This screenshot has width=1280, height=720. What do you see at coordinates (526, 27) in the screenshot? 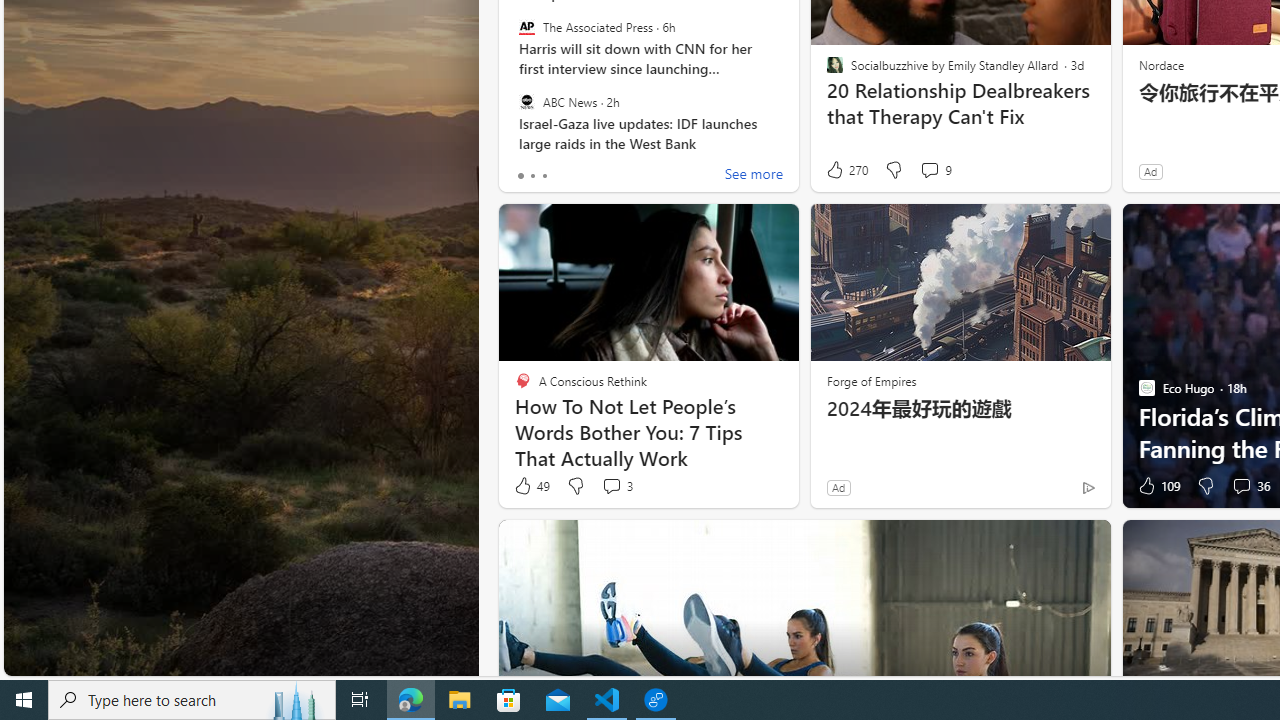
I see `'The Associated Press'` at bounding box center [526, 27].